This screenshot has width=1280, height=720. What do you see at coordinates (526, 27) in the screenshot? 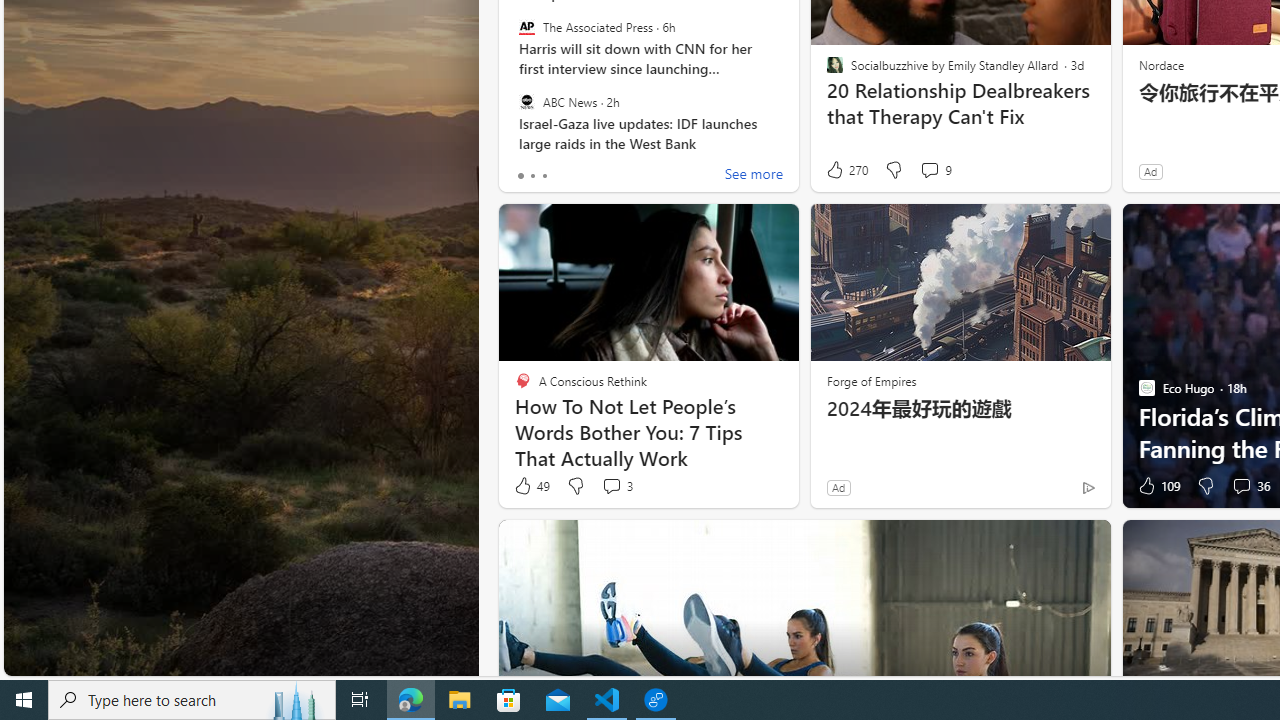
I see `'The Associated Press'` at bounding box center [526, 27].